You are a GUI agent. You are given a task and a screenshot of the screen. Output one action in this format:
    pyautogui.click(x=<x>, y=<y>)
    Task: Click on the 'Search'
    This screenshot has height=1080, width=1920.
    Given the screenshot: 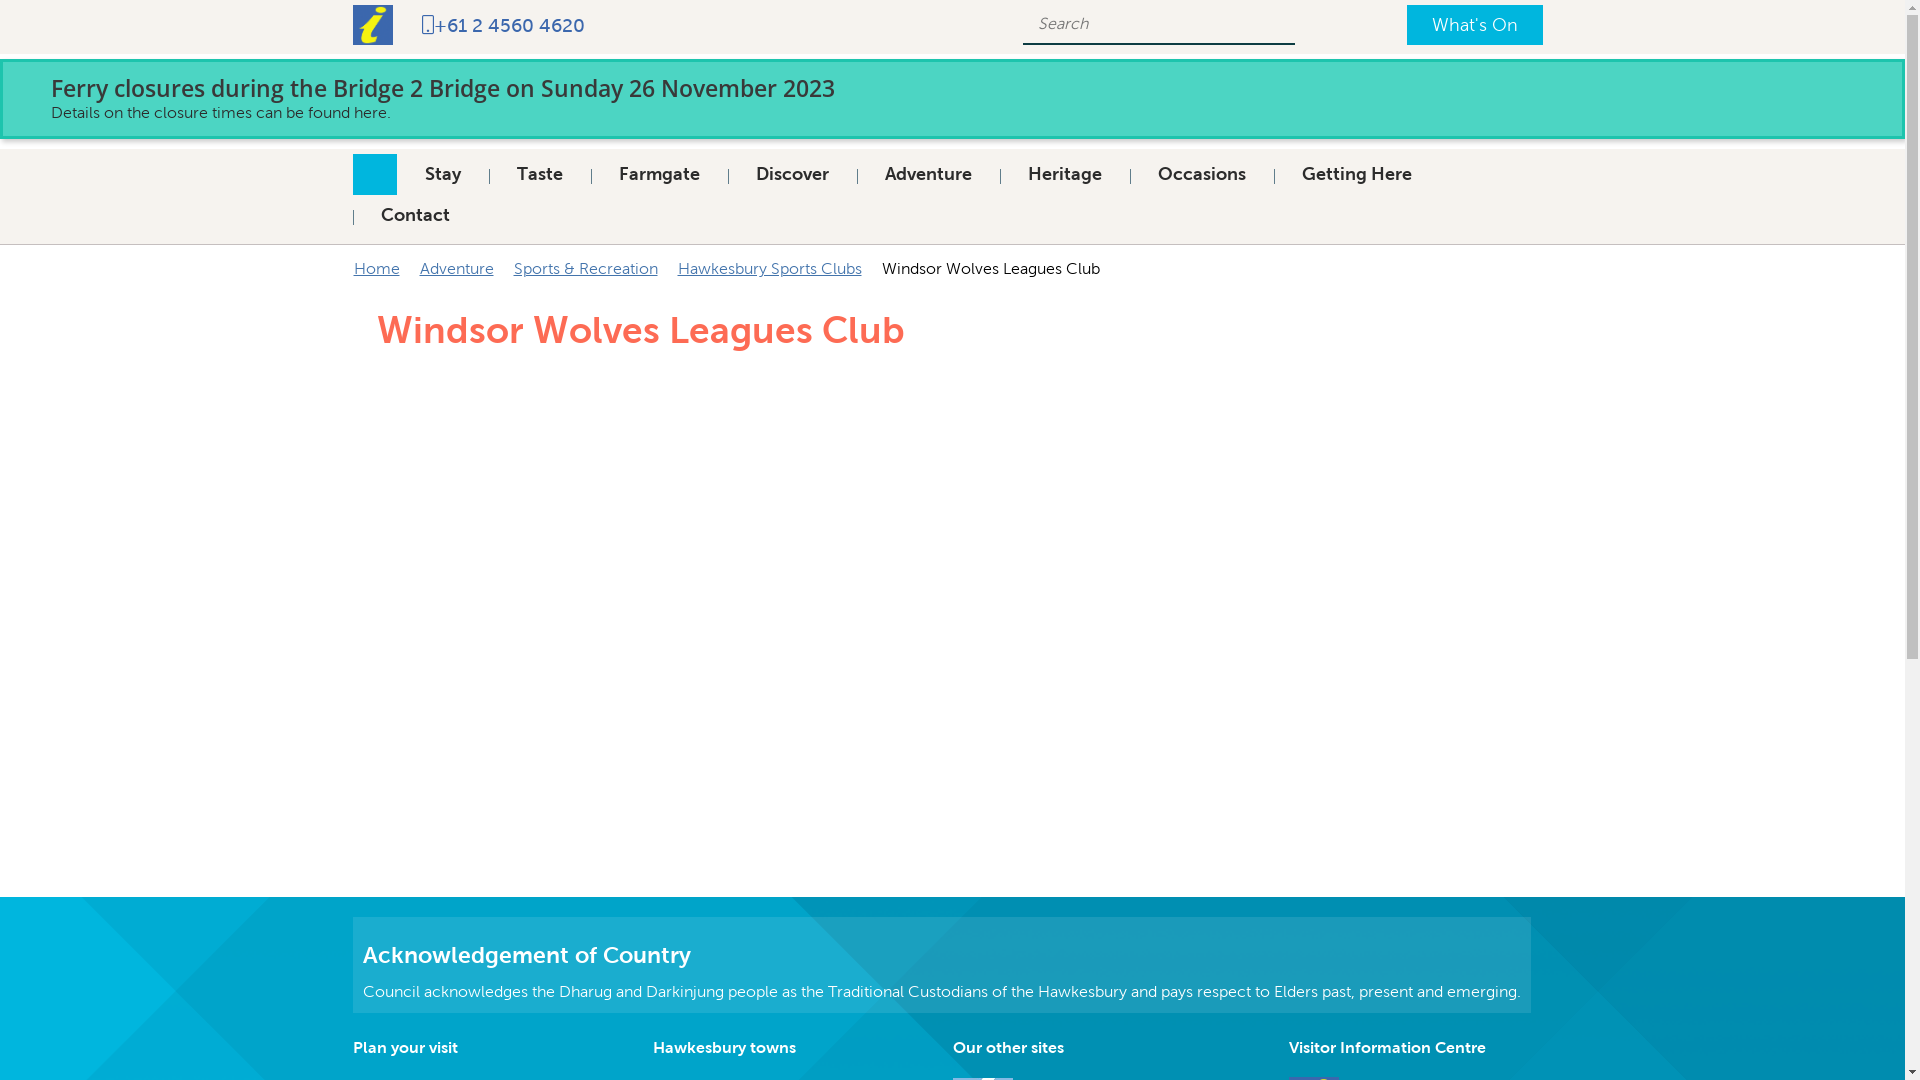 What is the action you would take?
    pyautogui.click(x=1270, y=23)
    